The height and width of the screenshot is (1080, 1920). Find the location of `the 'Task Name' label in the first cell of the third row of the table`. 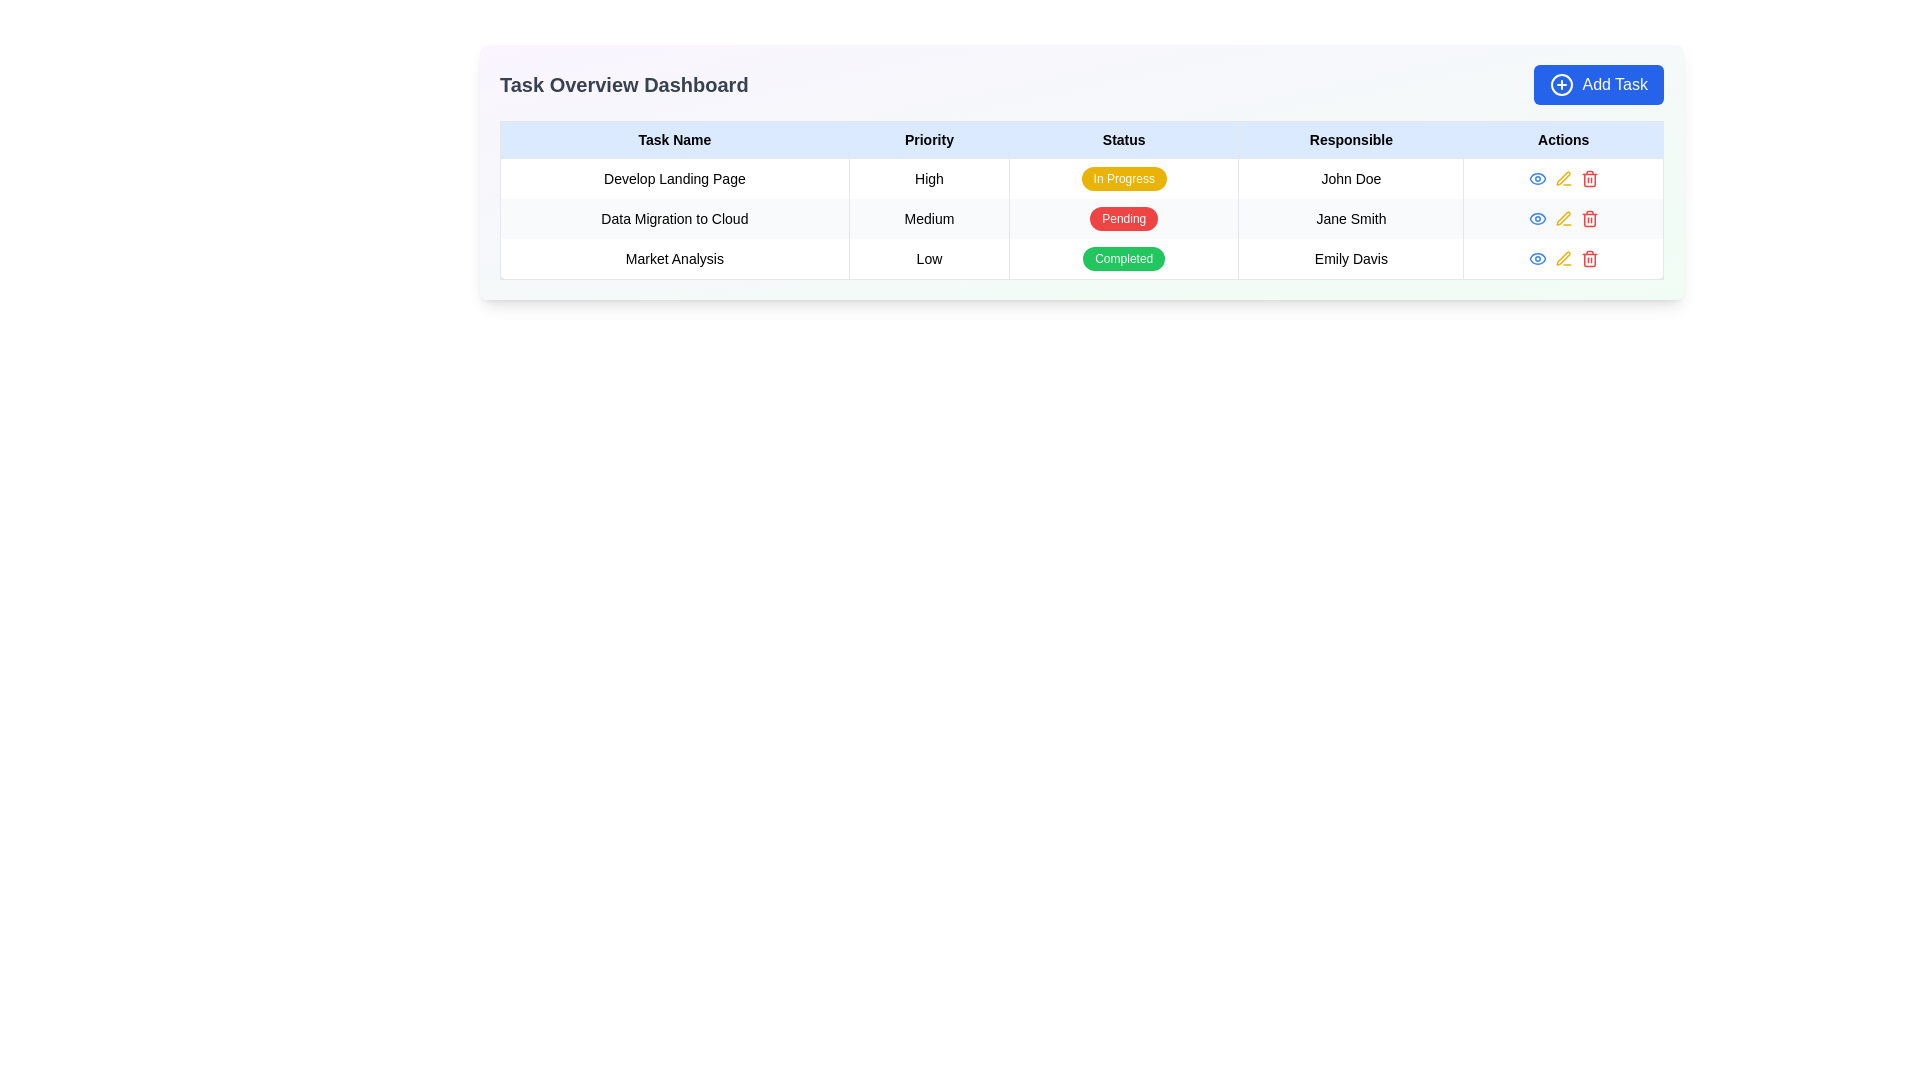

the 'Task Name' label in the first cell of the third row of the table is located at coordinates (674, 258).